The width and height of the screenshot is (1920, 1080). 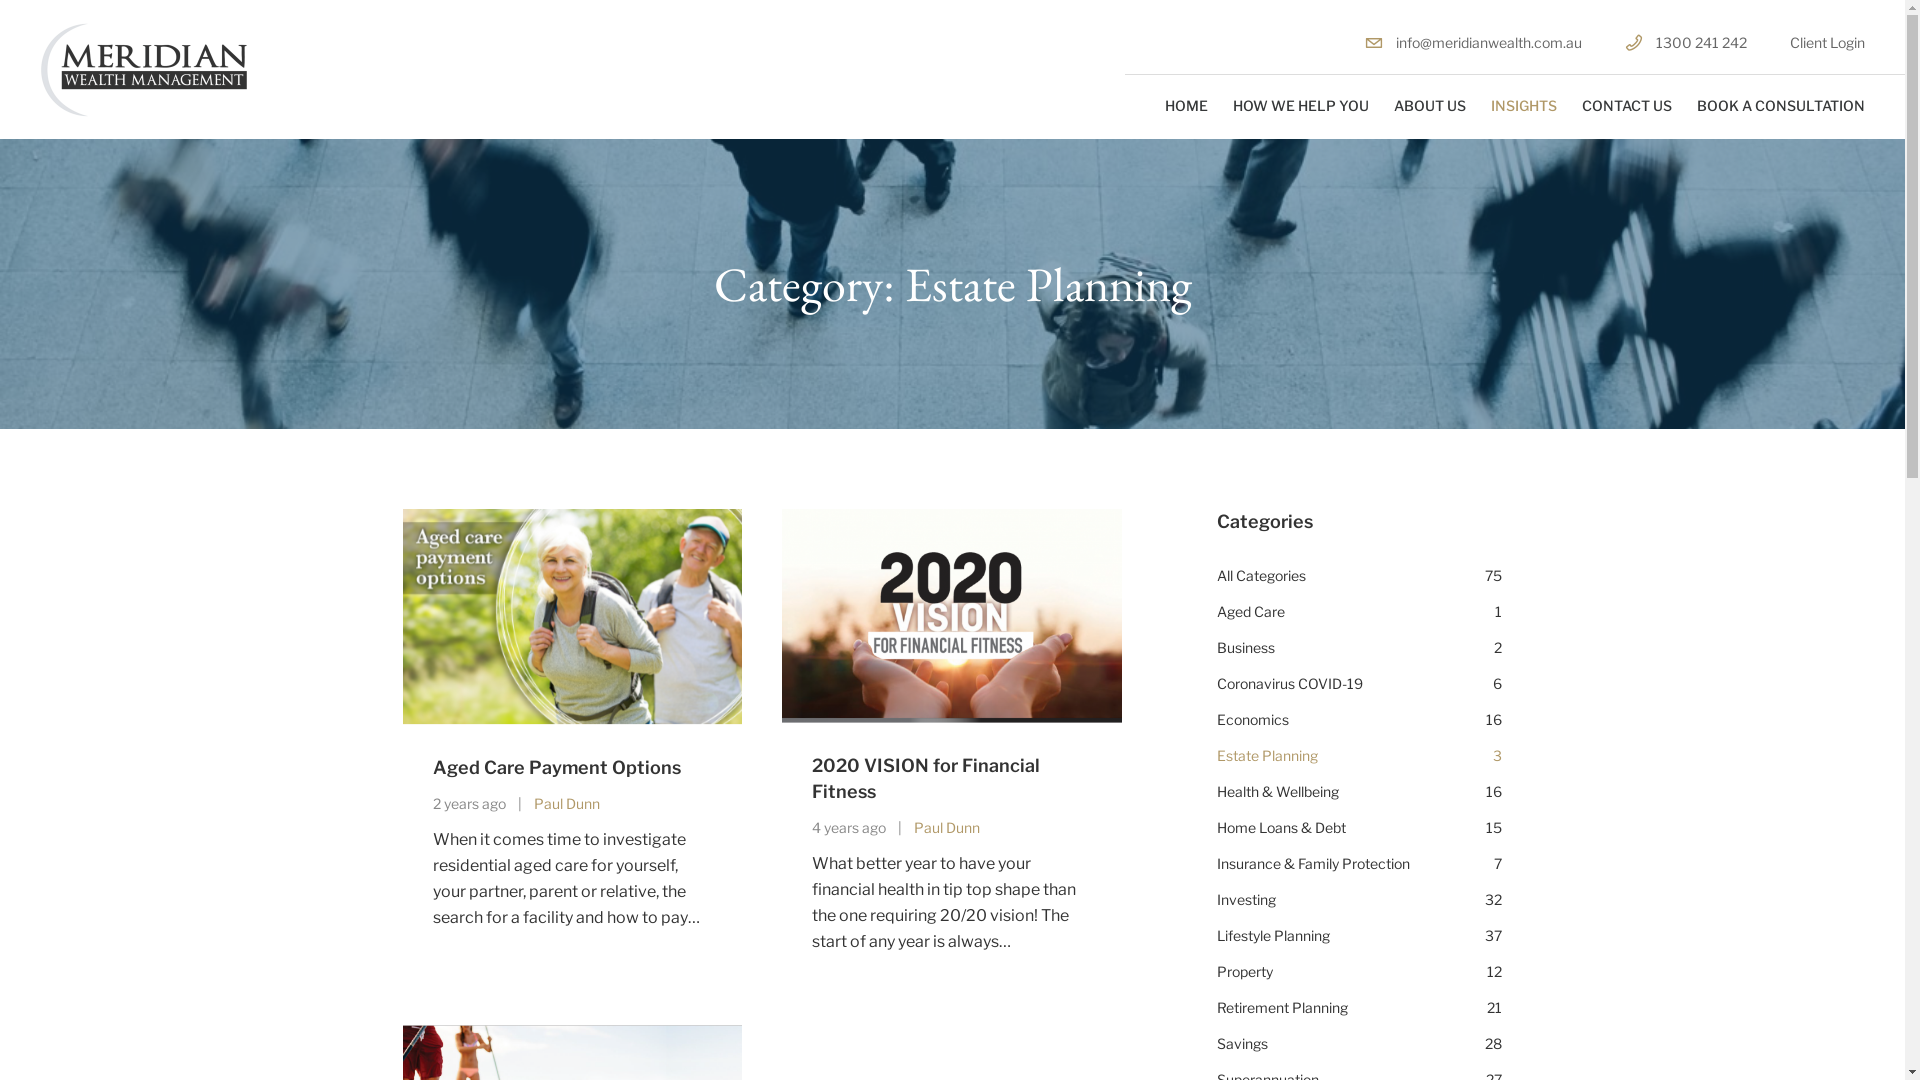 What do you see at coordinates (1359, 1007) in the screenshot?
I see `'Retirement Planning` at bounding box center [1359, 1007].